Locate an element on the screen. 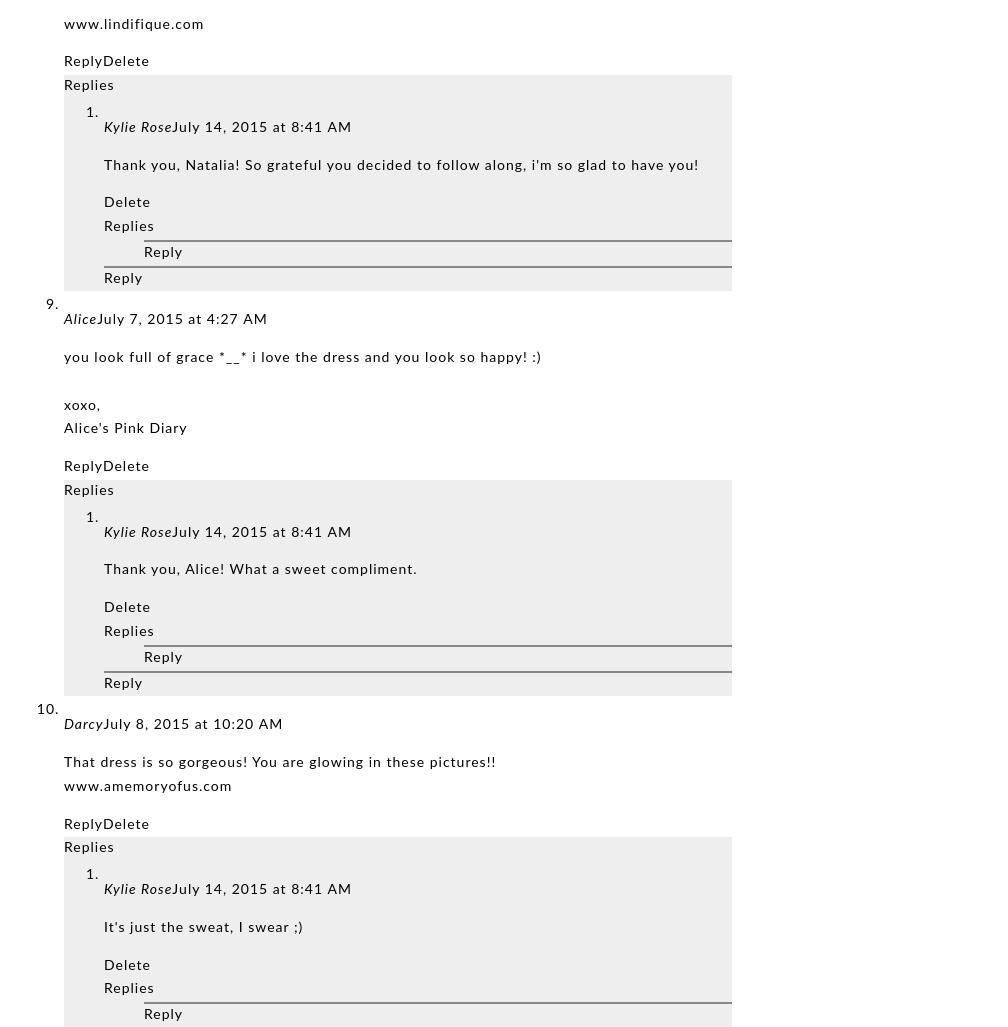  'you look full of grace *__* i love the dress and you look so happy! :)' is located at coordinates (302, 358).